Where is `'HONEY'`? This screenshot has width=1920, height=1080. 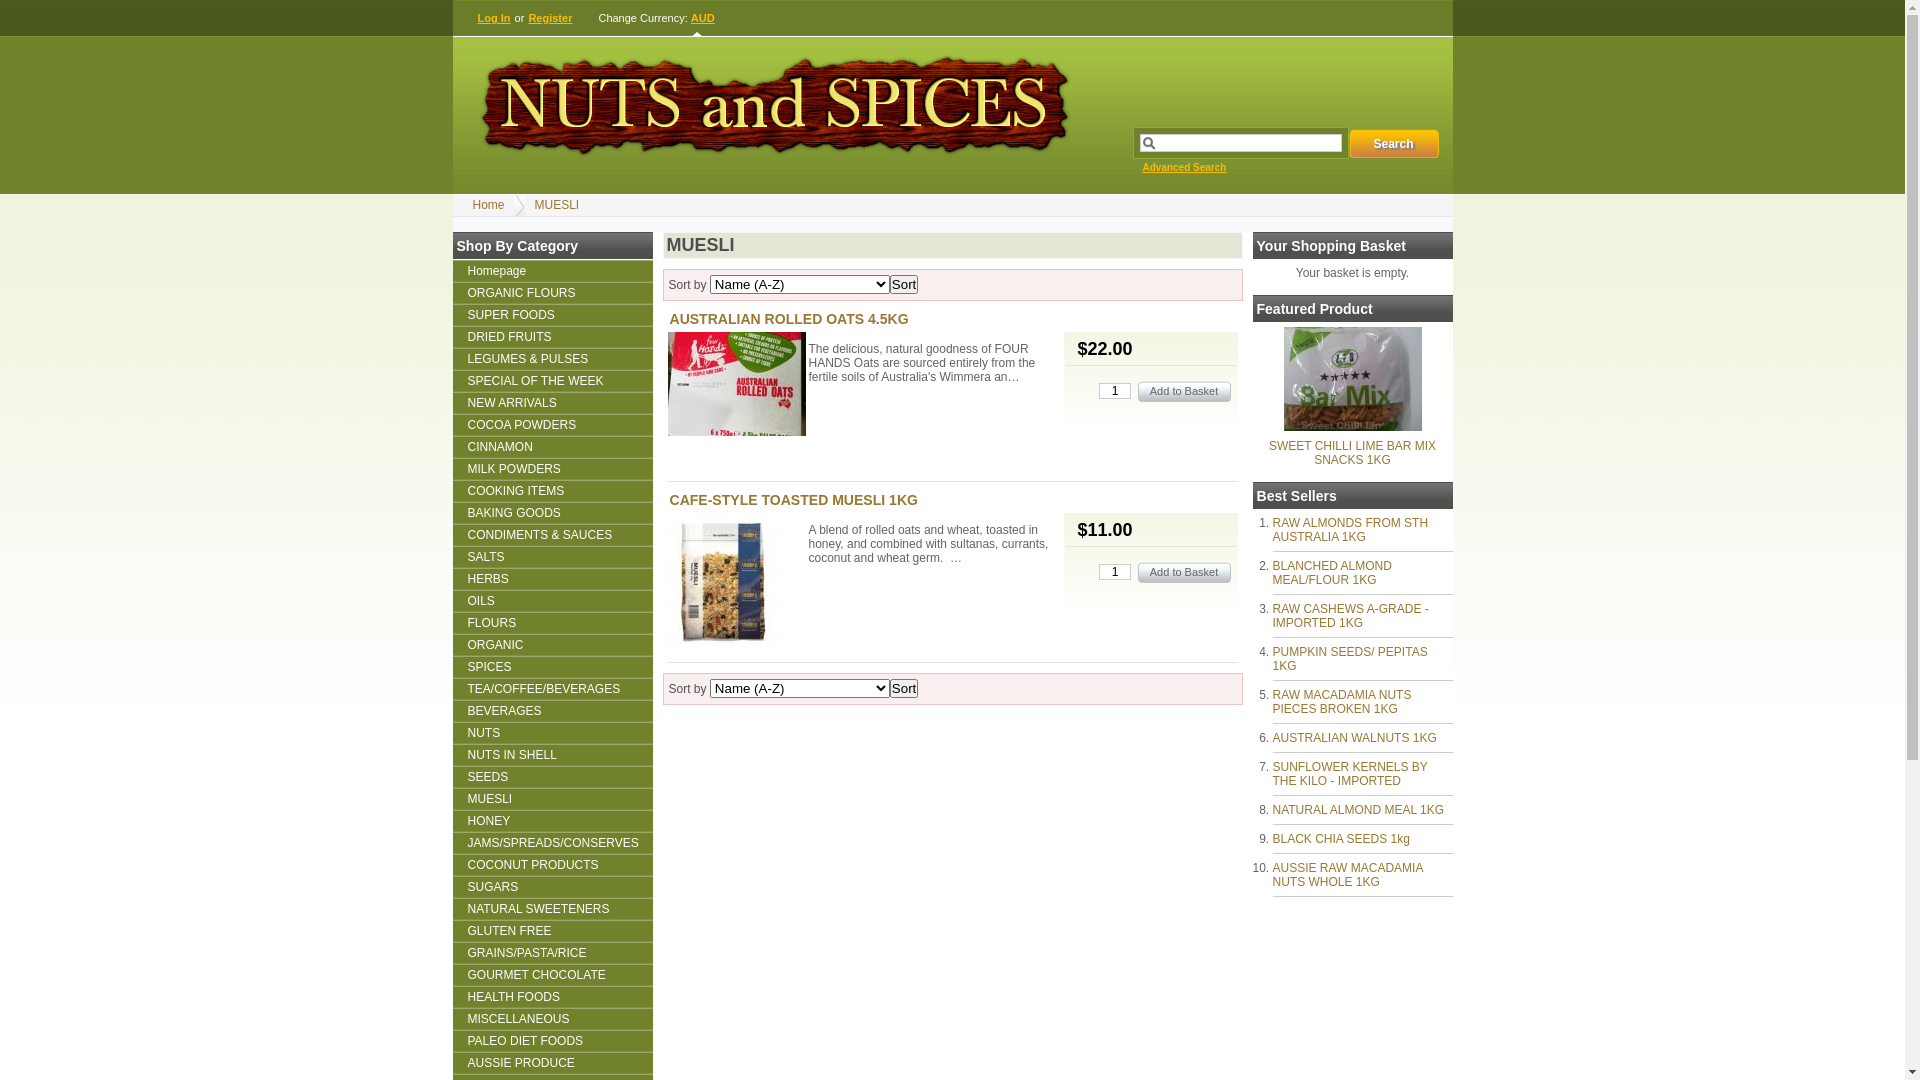
'HONEY' is located at coordinates (450, 821).